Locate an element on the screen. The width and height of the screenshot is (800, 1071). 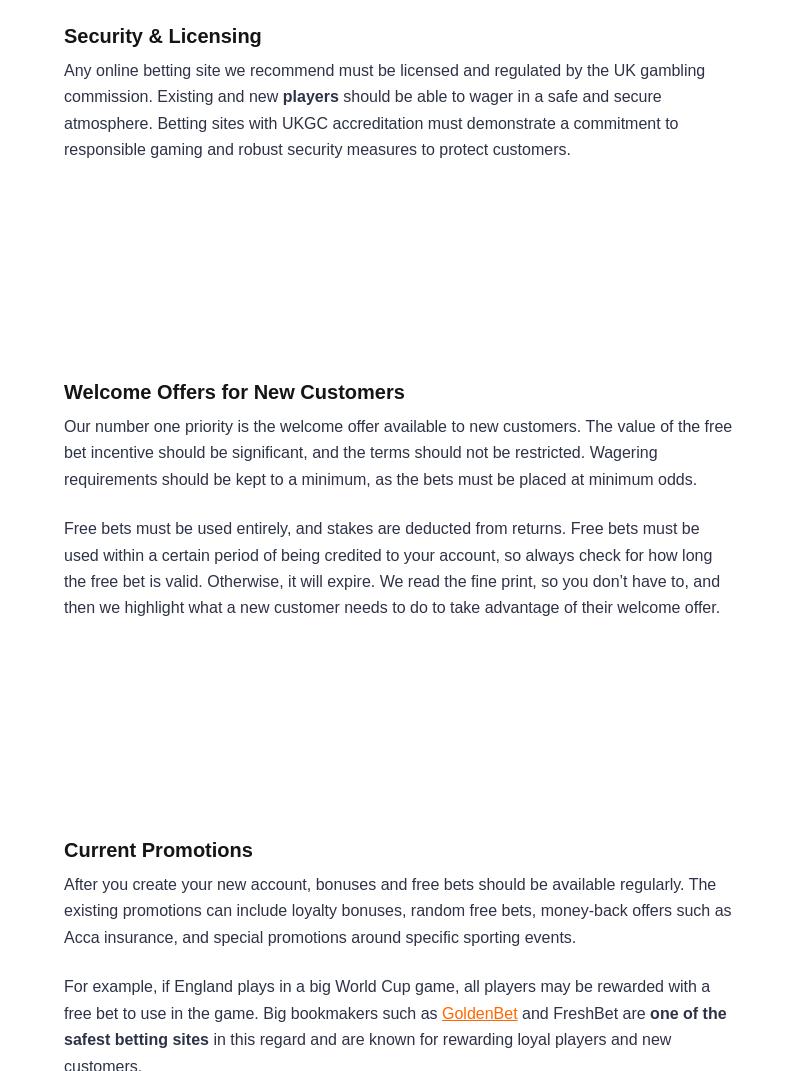
'For example, if England plays in a big World Cup game, all players may be rewarded with a free bet to use in the game. Big bookmakers such as' is located at coordinates (385, 999).